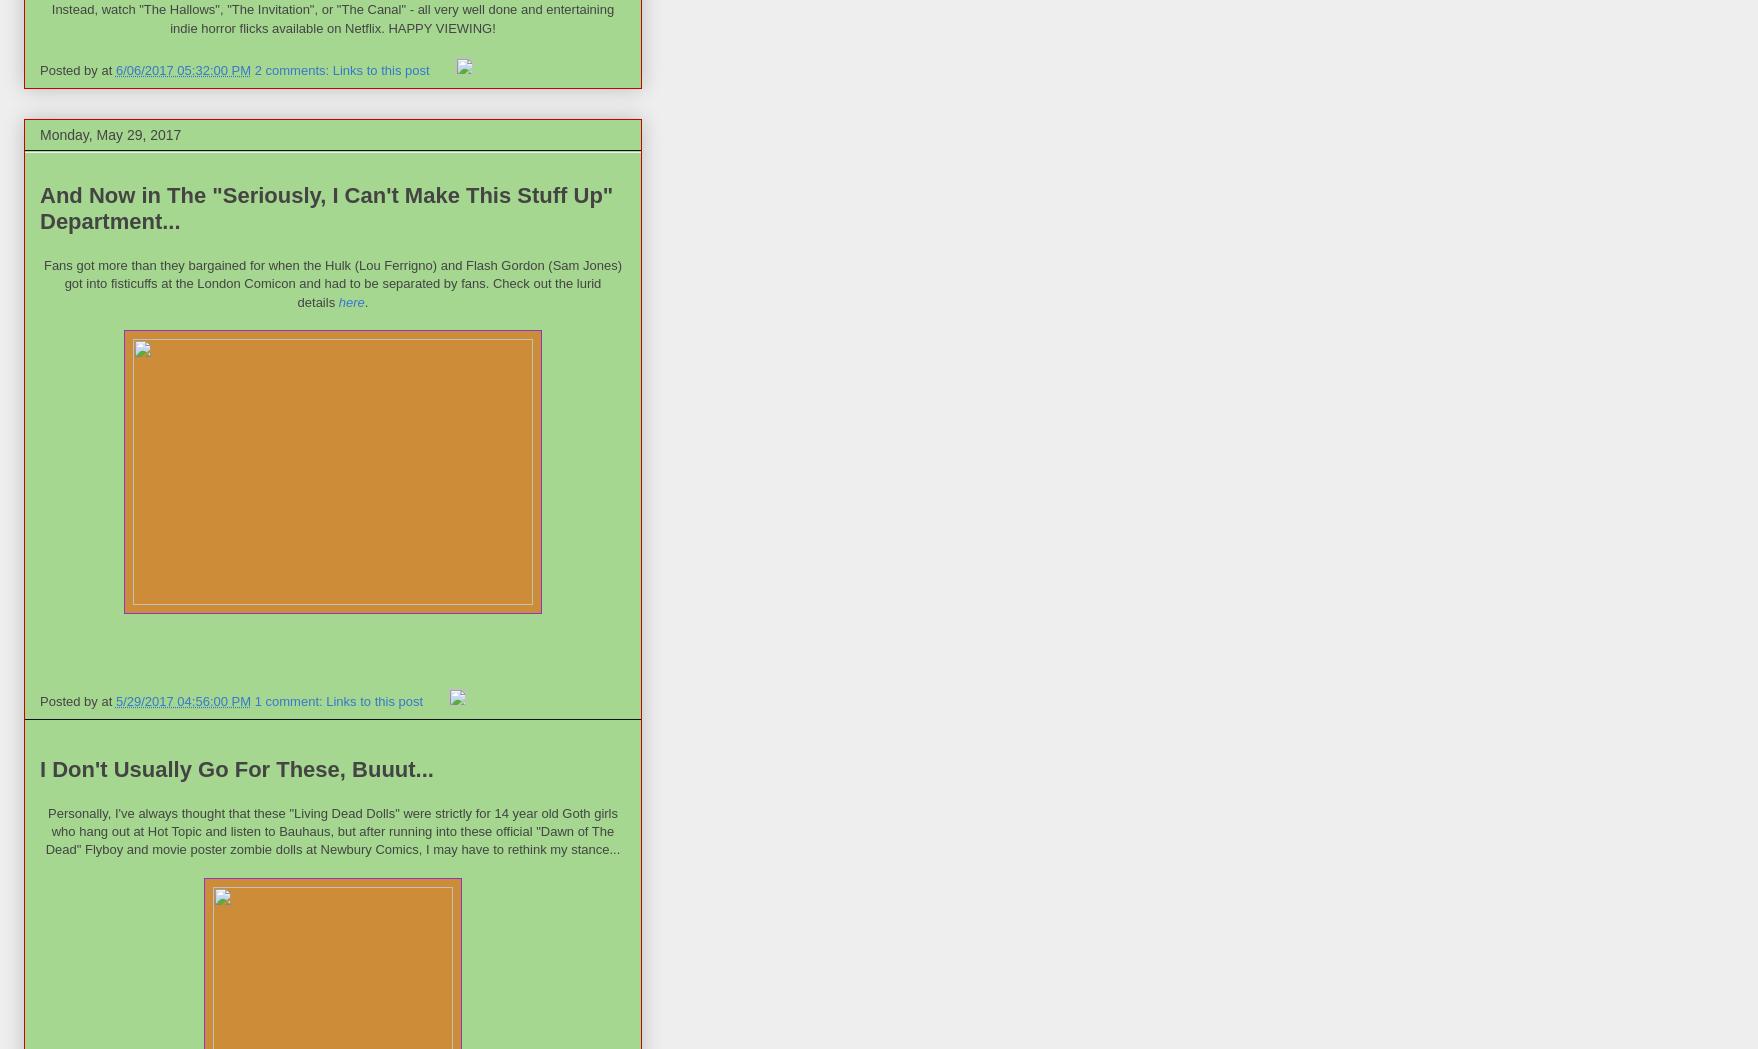 This screenshot has height=1049, width=1758. What do you see at coordinates (326, 208) in the screenshot?
I see `'And Now in The "Seriously, I Can't Make This Stuff Up" Department...'` at bounding box center [326, 208].